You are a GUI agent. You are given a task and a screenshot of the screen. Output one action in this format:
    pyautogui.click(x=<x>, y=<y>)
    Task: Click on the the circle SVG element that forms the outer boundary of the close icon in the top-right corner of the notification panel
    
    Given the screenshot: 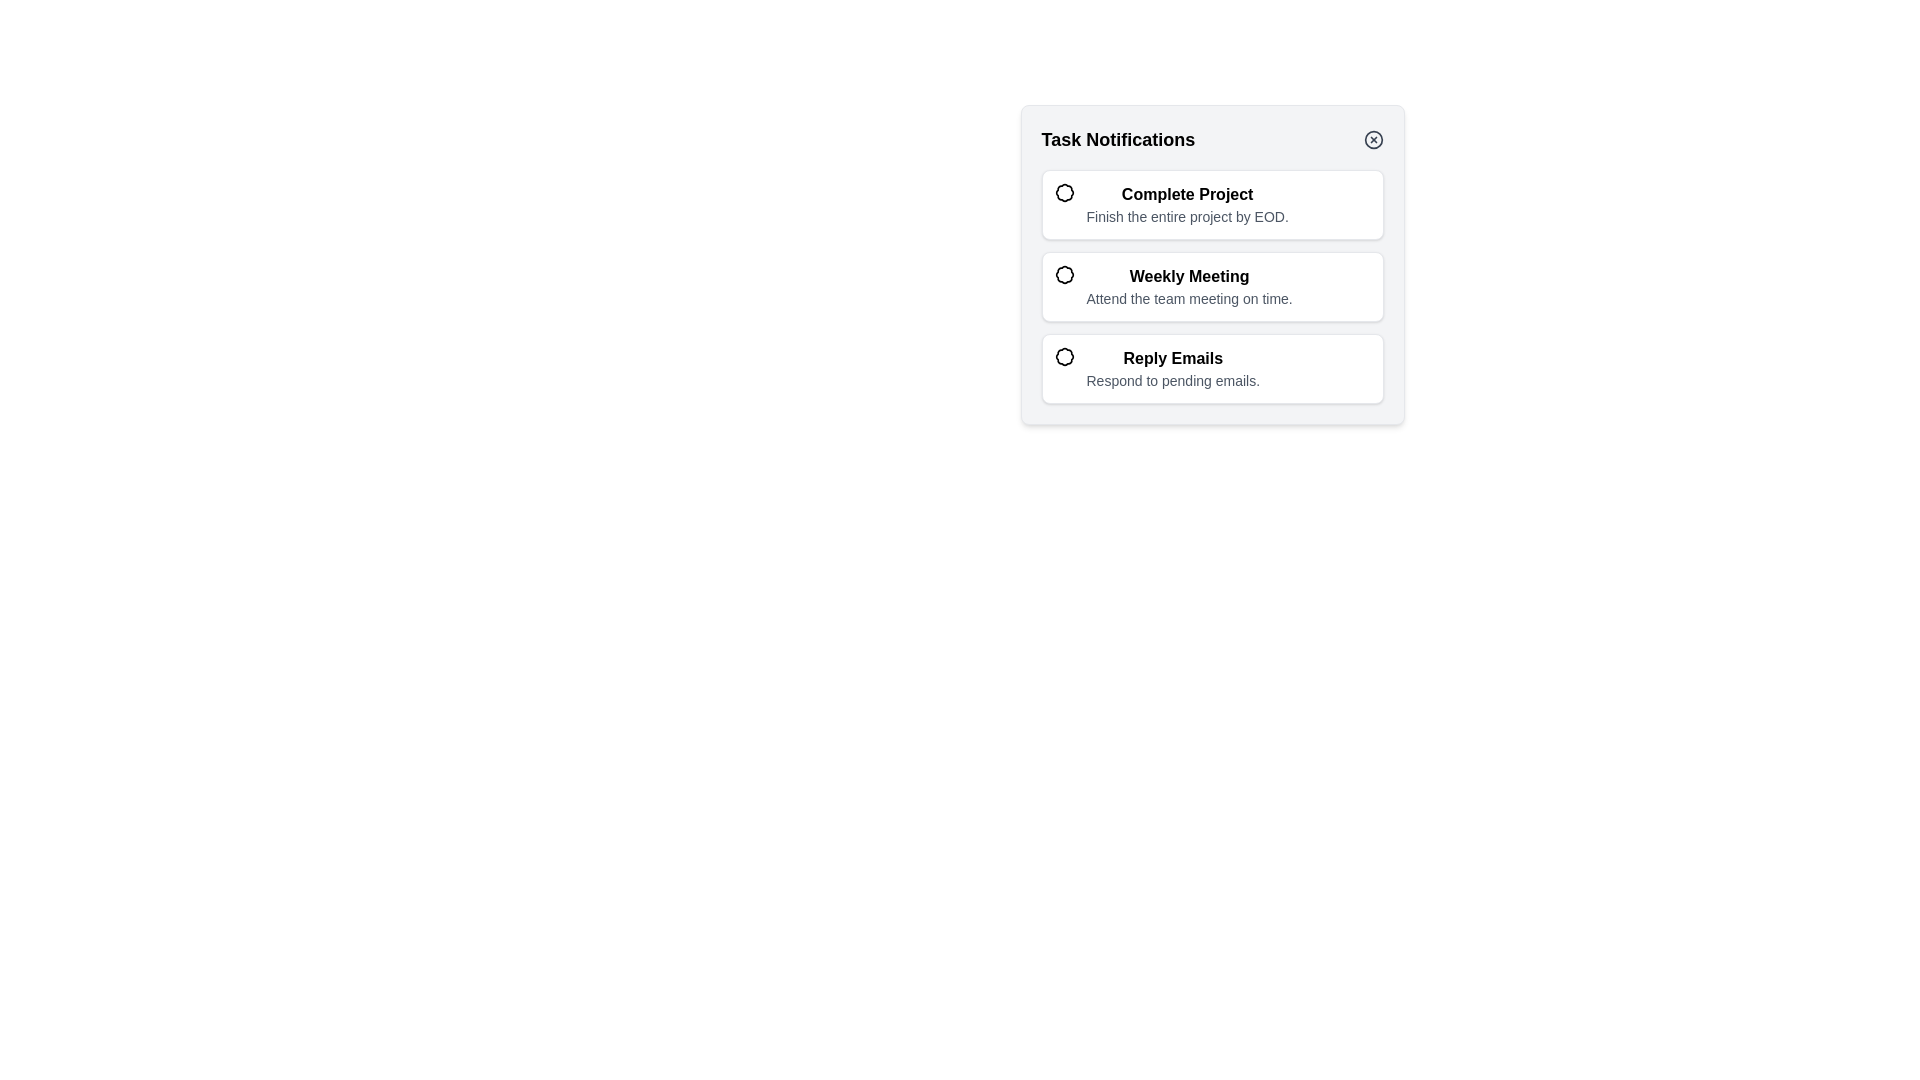 What is the action you would take?
    pyautogui.click(x=1372, y=138)
    